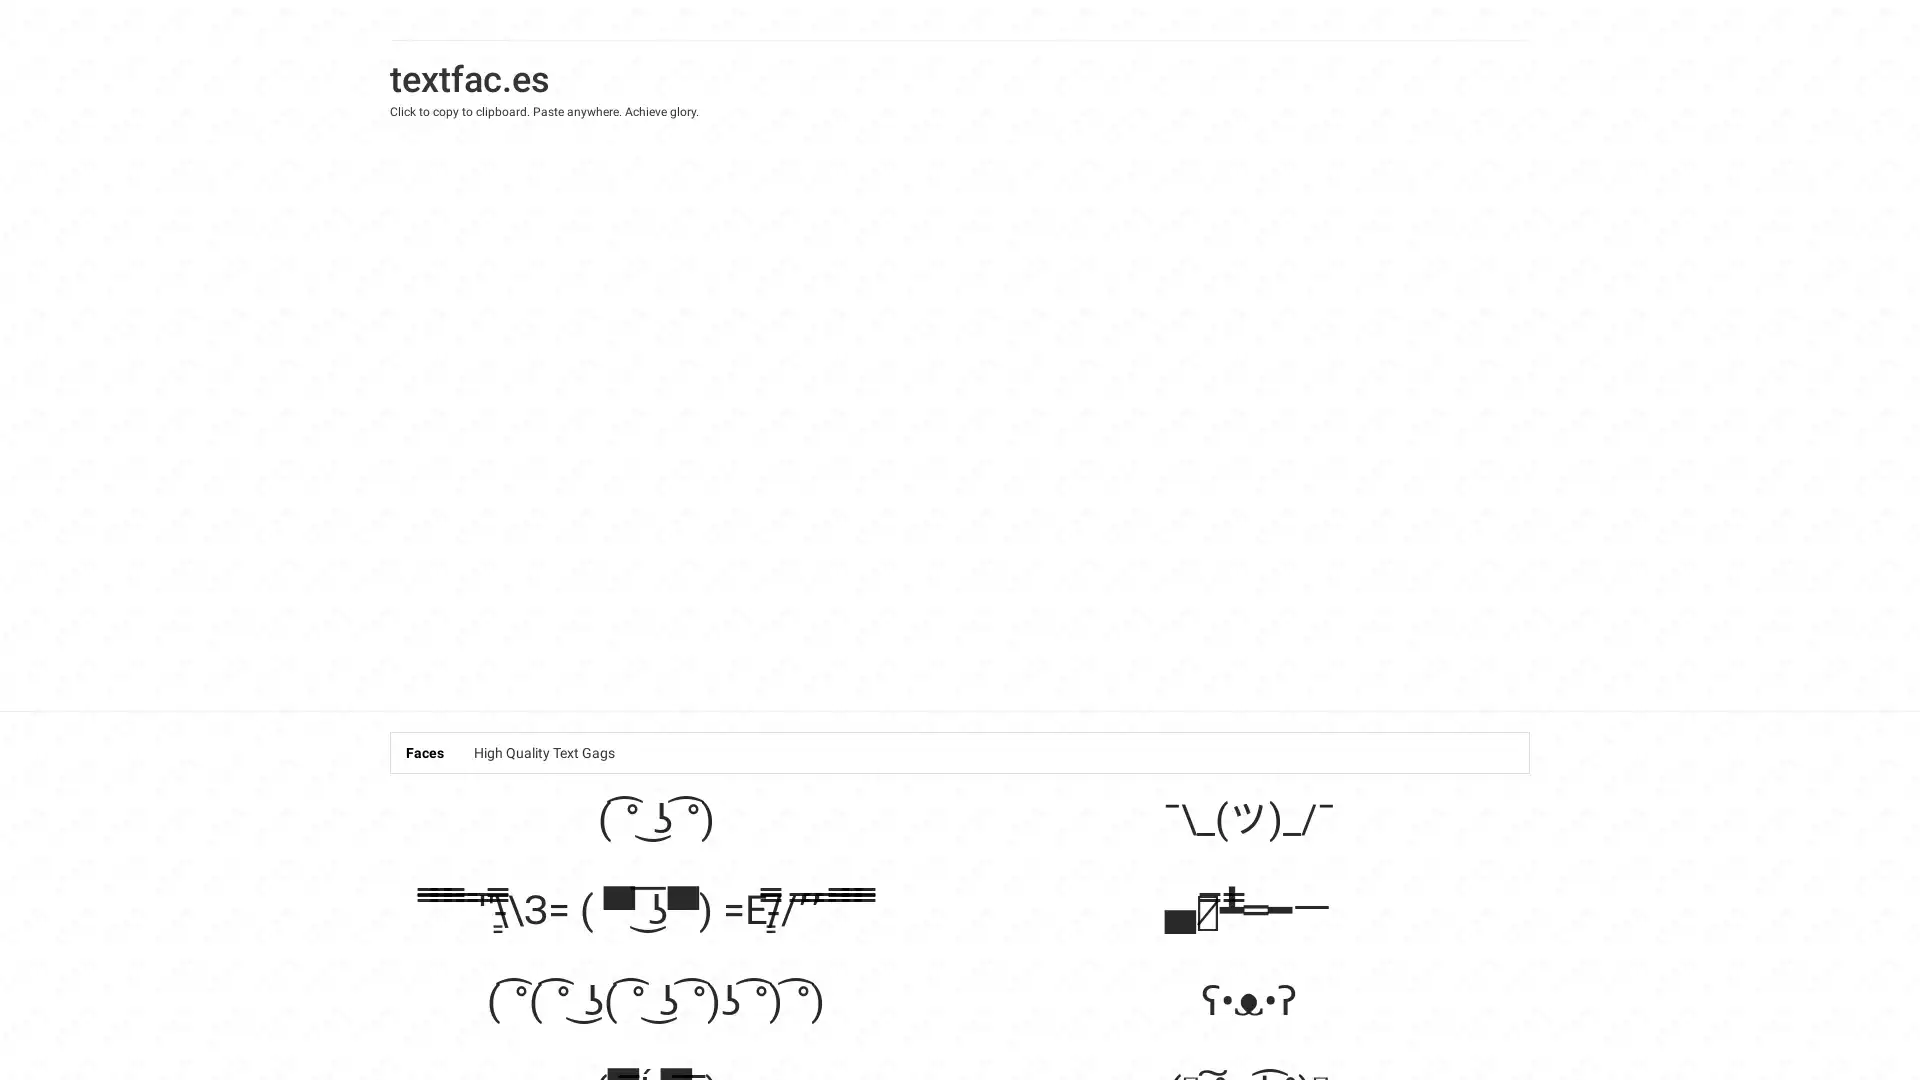 The height and width of the screenshot is (1080, 1920). I want to click on (   ), so click(655, 818).